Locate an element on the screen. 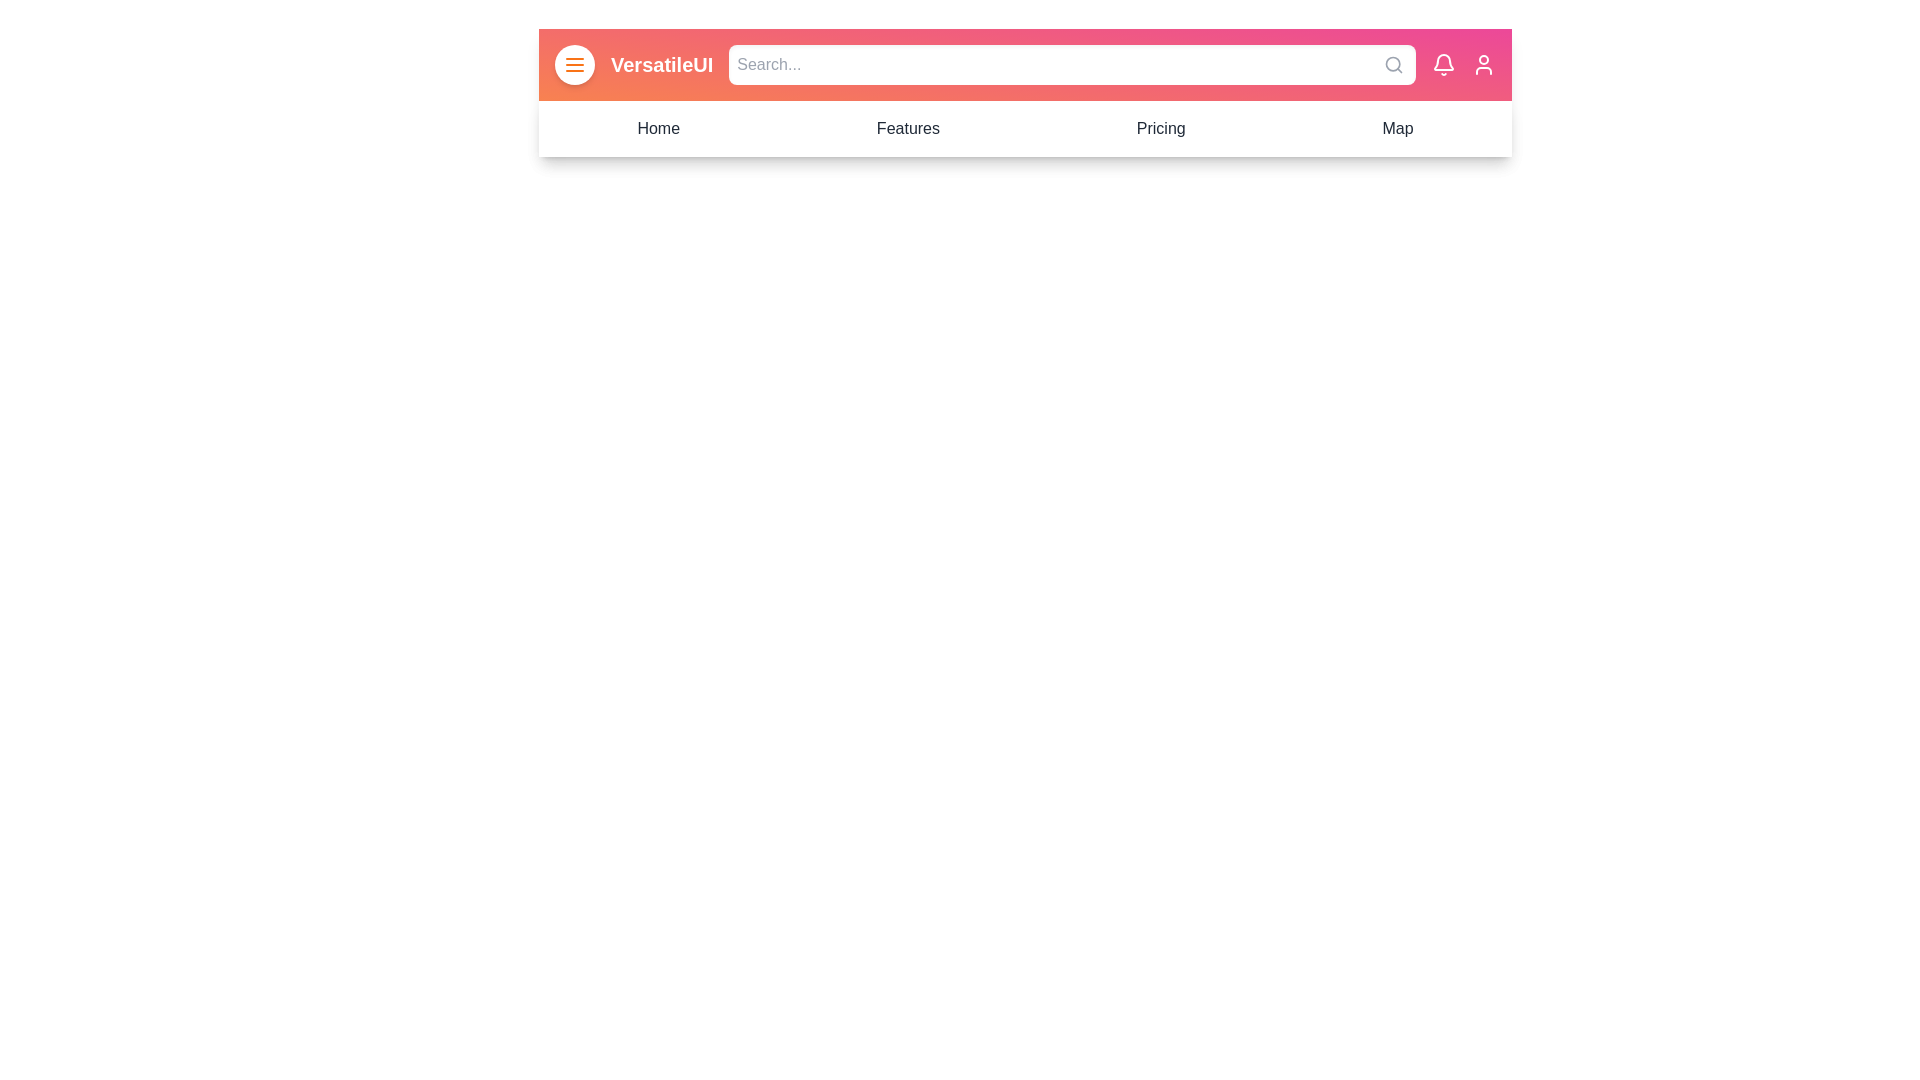 The width and height of the screenshot is (1920, 1080). the navigation menu item labeled 'Map' to navigate to the corresponding section is located at coordinates (1396, 128).